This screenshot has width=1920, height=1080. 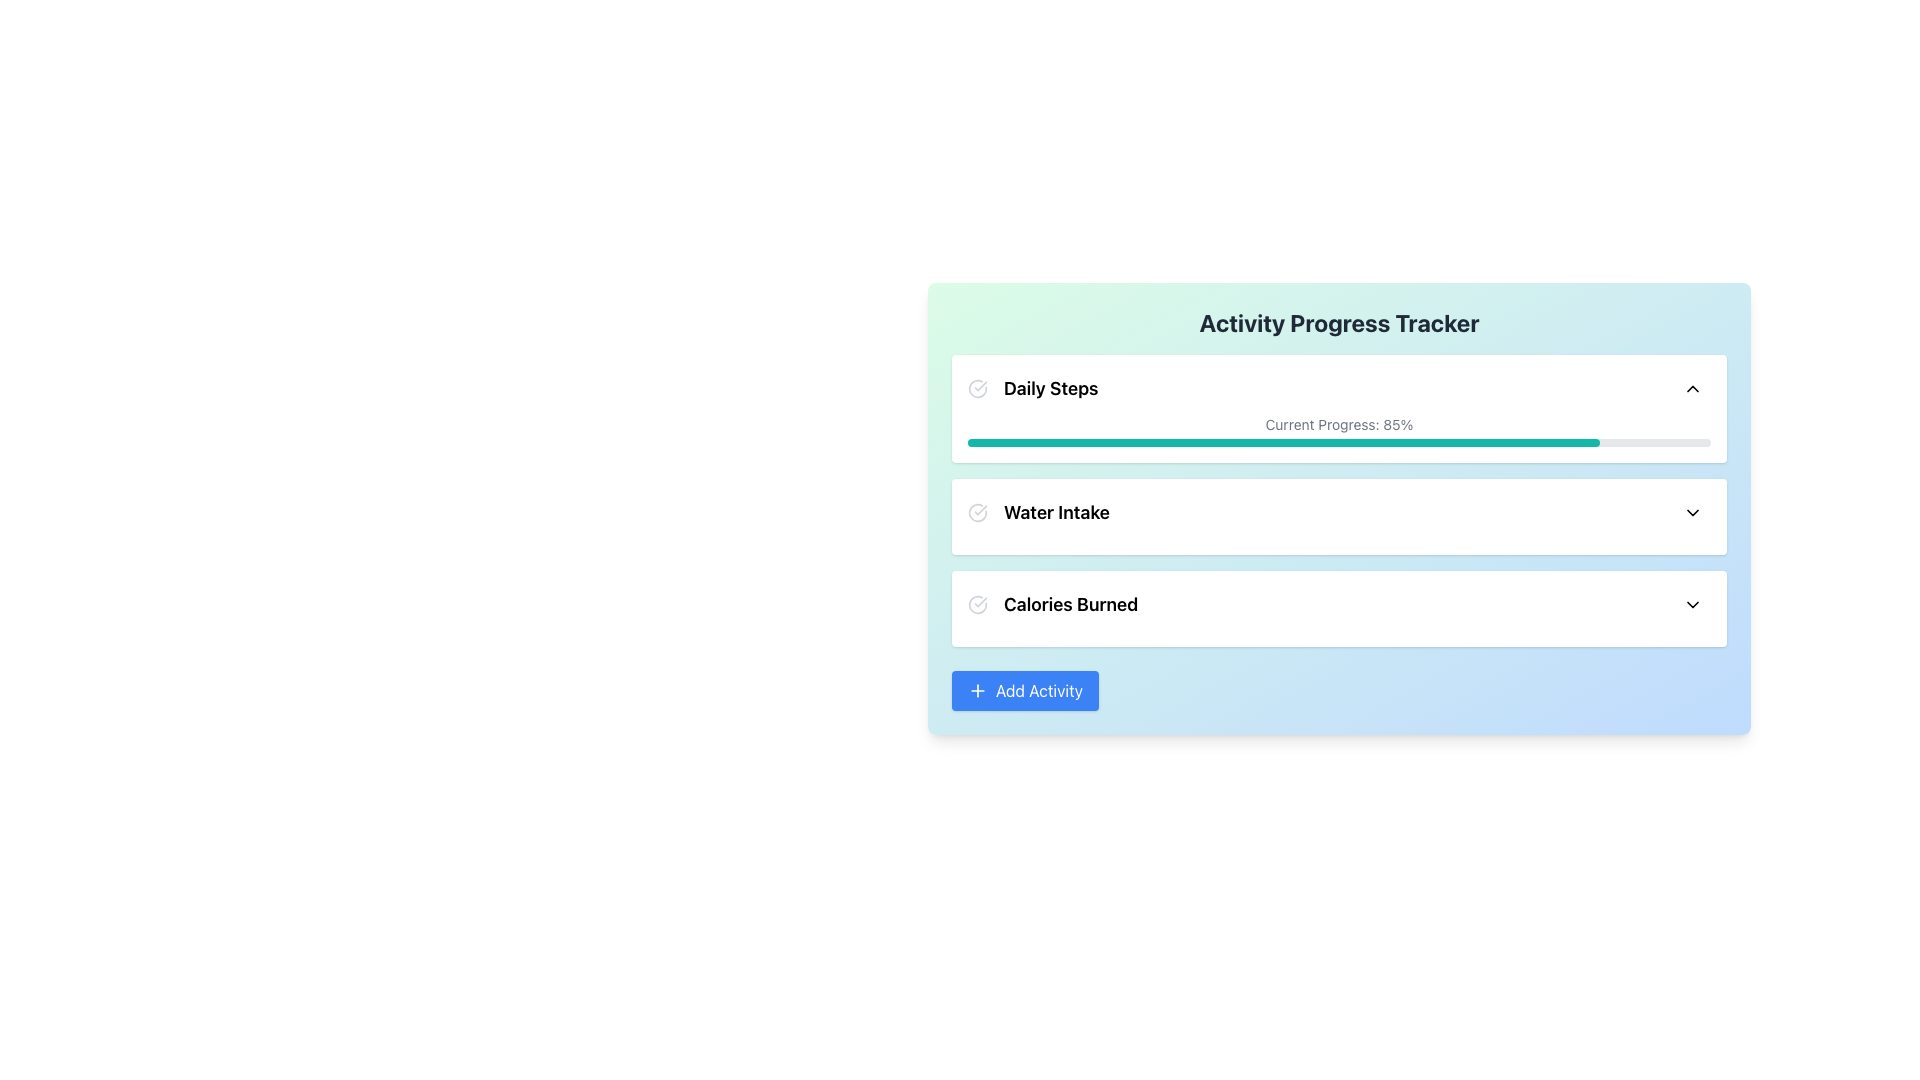 I want to click on the upward-pointing arrow icon used for expanding or collapsing content, so click(x=1692, y=389).